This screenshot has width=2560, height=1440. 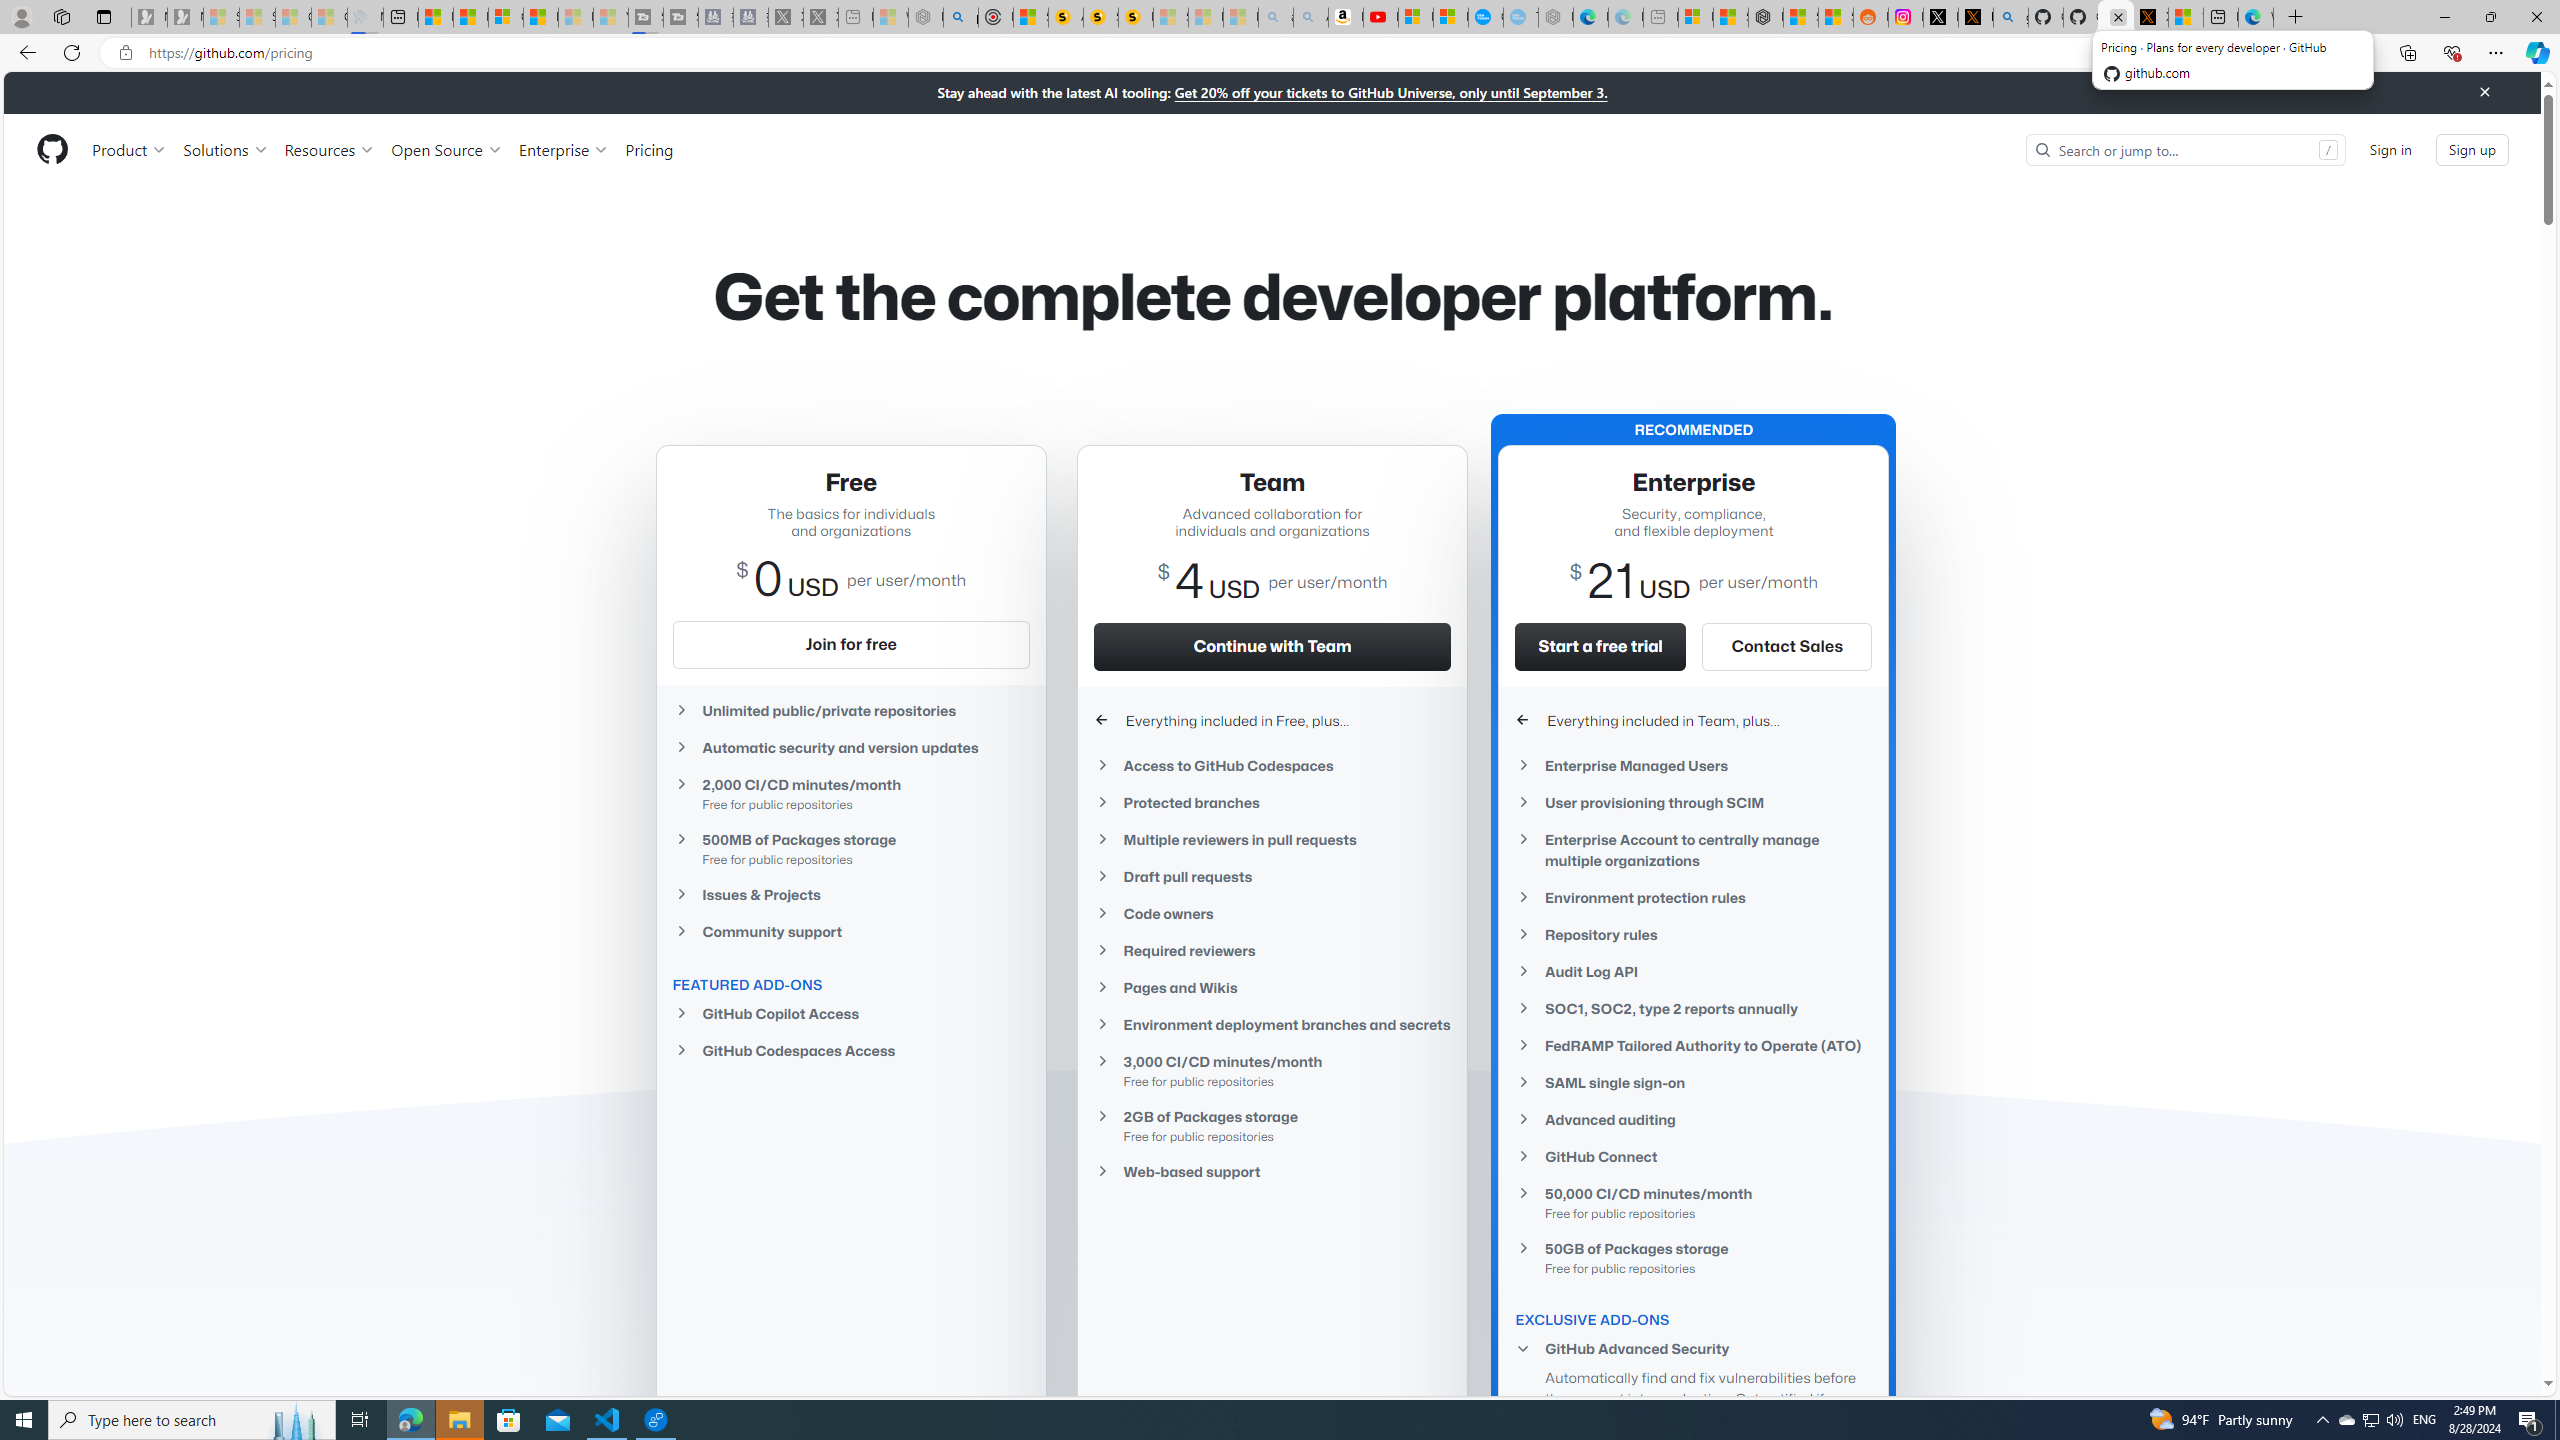 What do you see at coordinates (1976, 16) in the screenshot?
I see `'help.x.com | 524: A timeout occurred'` at bounding box center [1976, 16].